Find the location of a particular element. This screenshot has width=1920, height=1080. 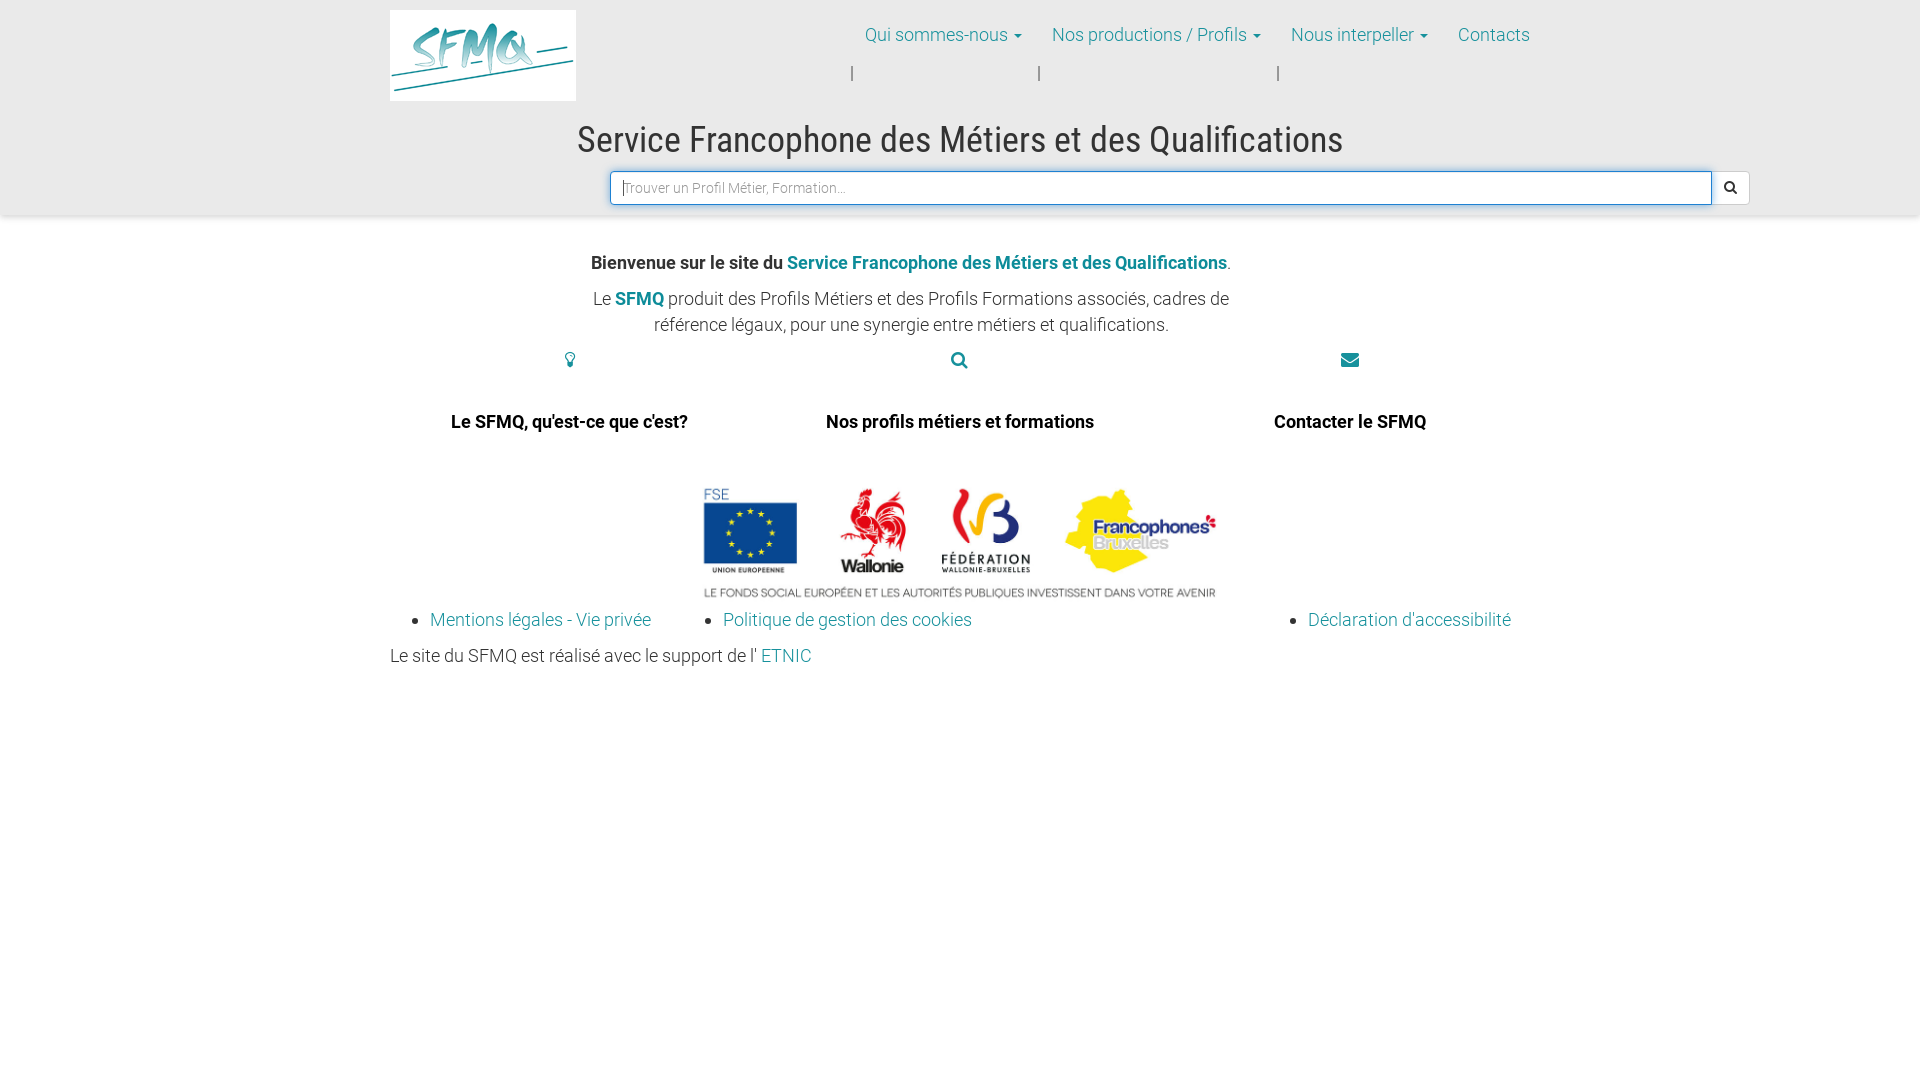

'  Contacter le SFMQ is located at coordinates (1349, 407).